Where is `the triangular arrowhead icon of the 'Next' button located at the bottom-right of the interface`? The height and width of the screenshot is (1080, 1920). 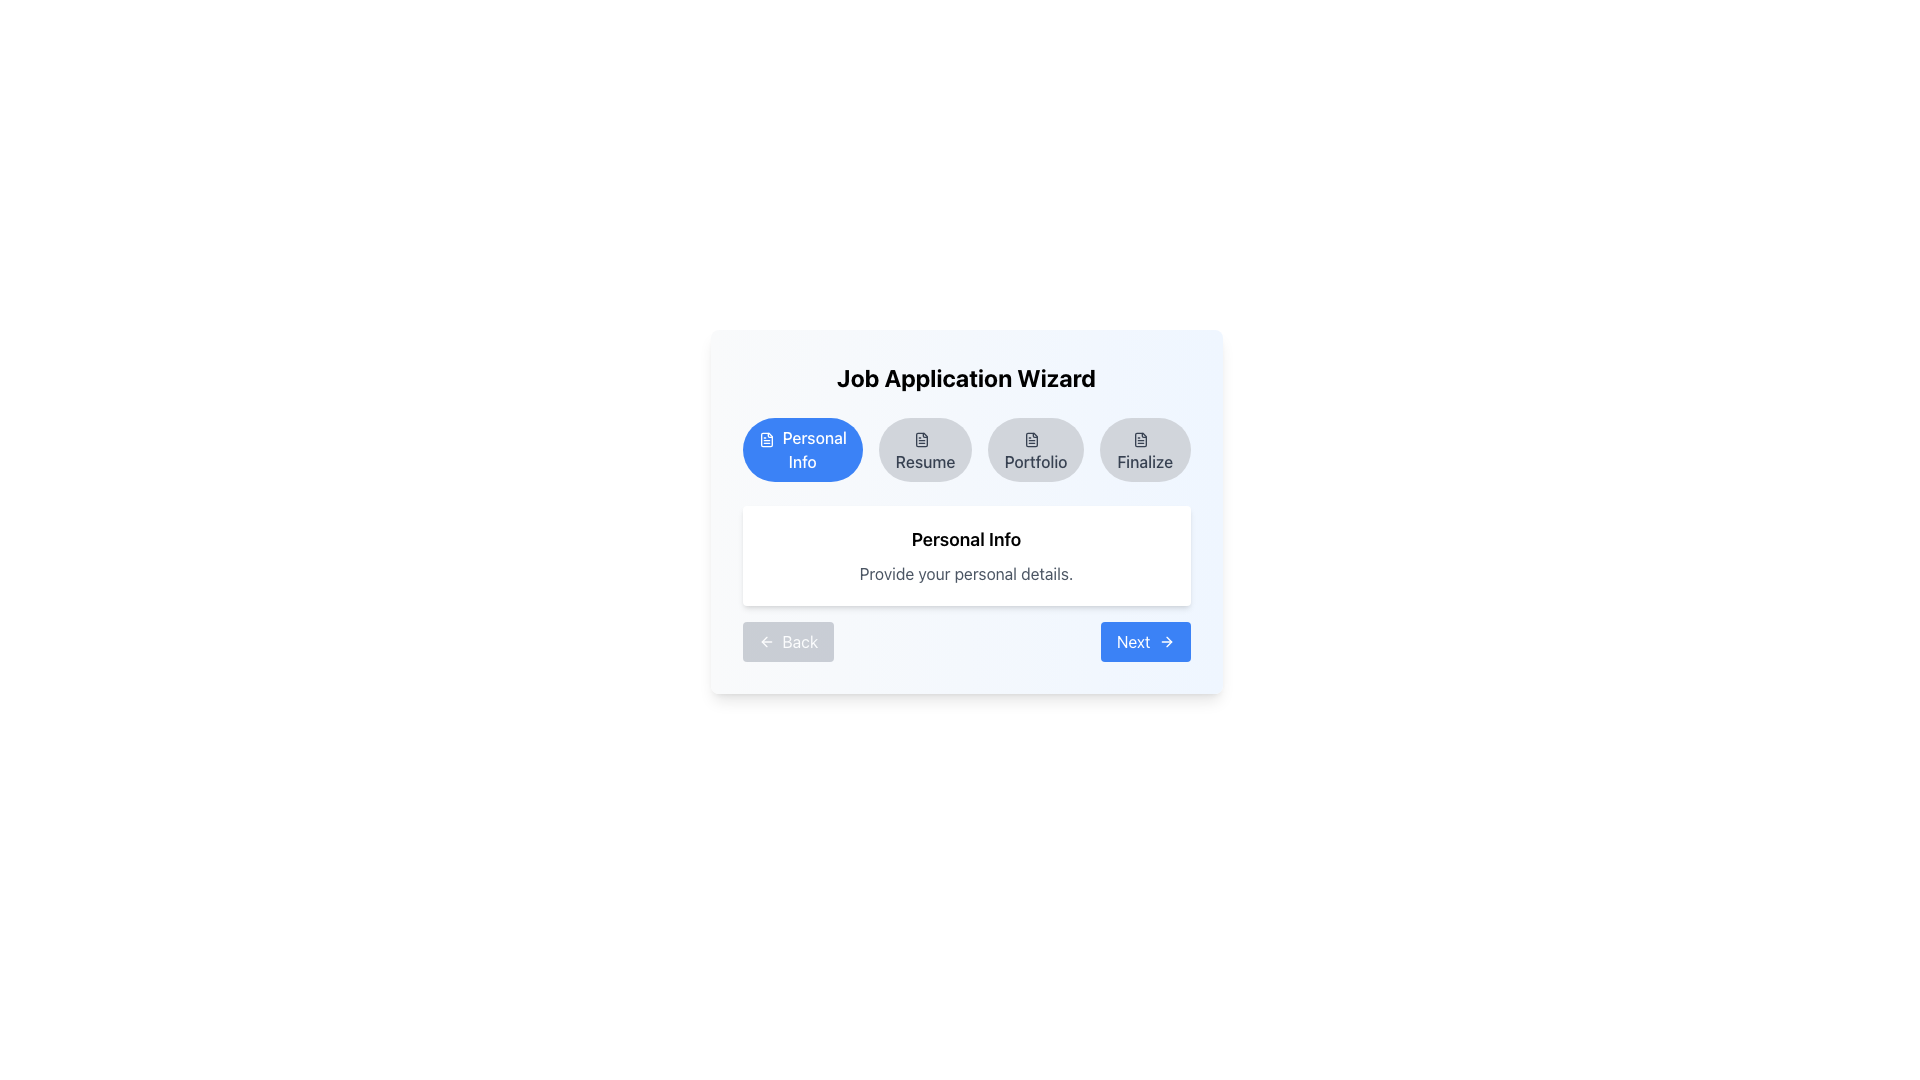 the triangular arrowhead icon of the 'Next' button located at the bottom-right of the interface is located at coordinates (1168, 641).